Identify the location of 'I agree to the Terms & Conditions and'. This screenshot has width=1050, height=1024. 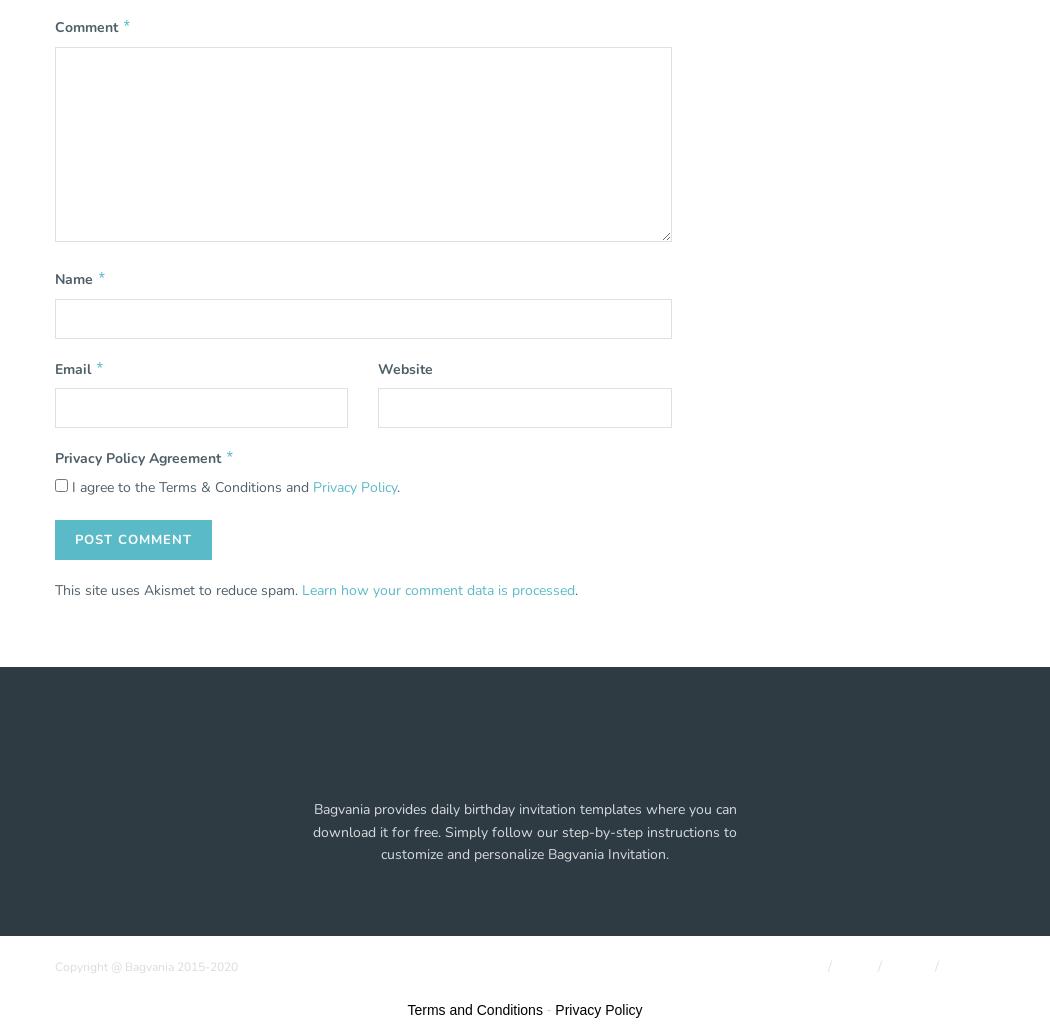
(67, 486).